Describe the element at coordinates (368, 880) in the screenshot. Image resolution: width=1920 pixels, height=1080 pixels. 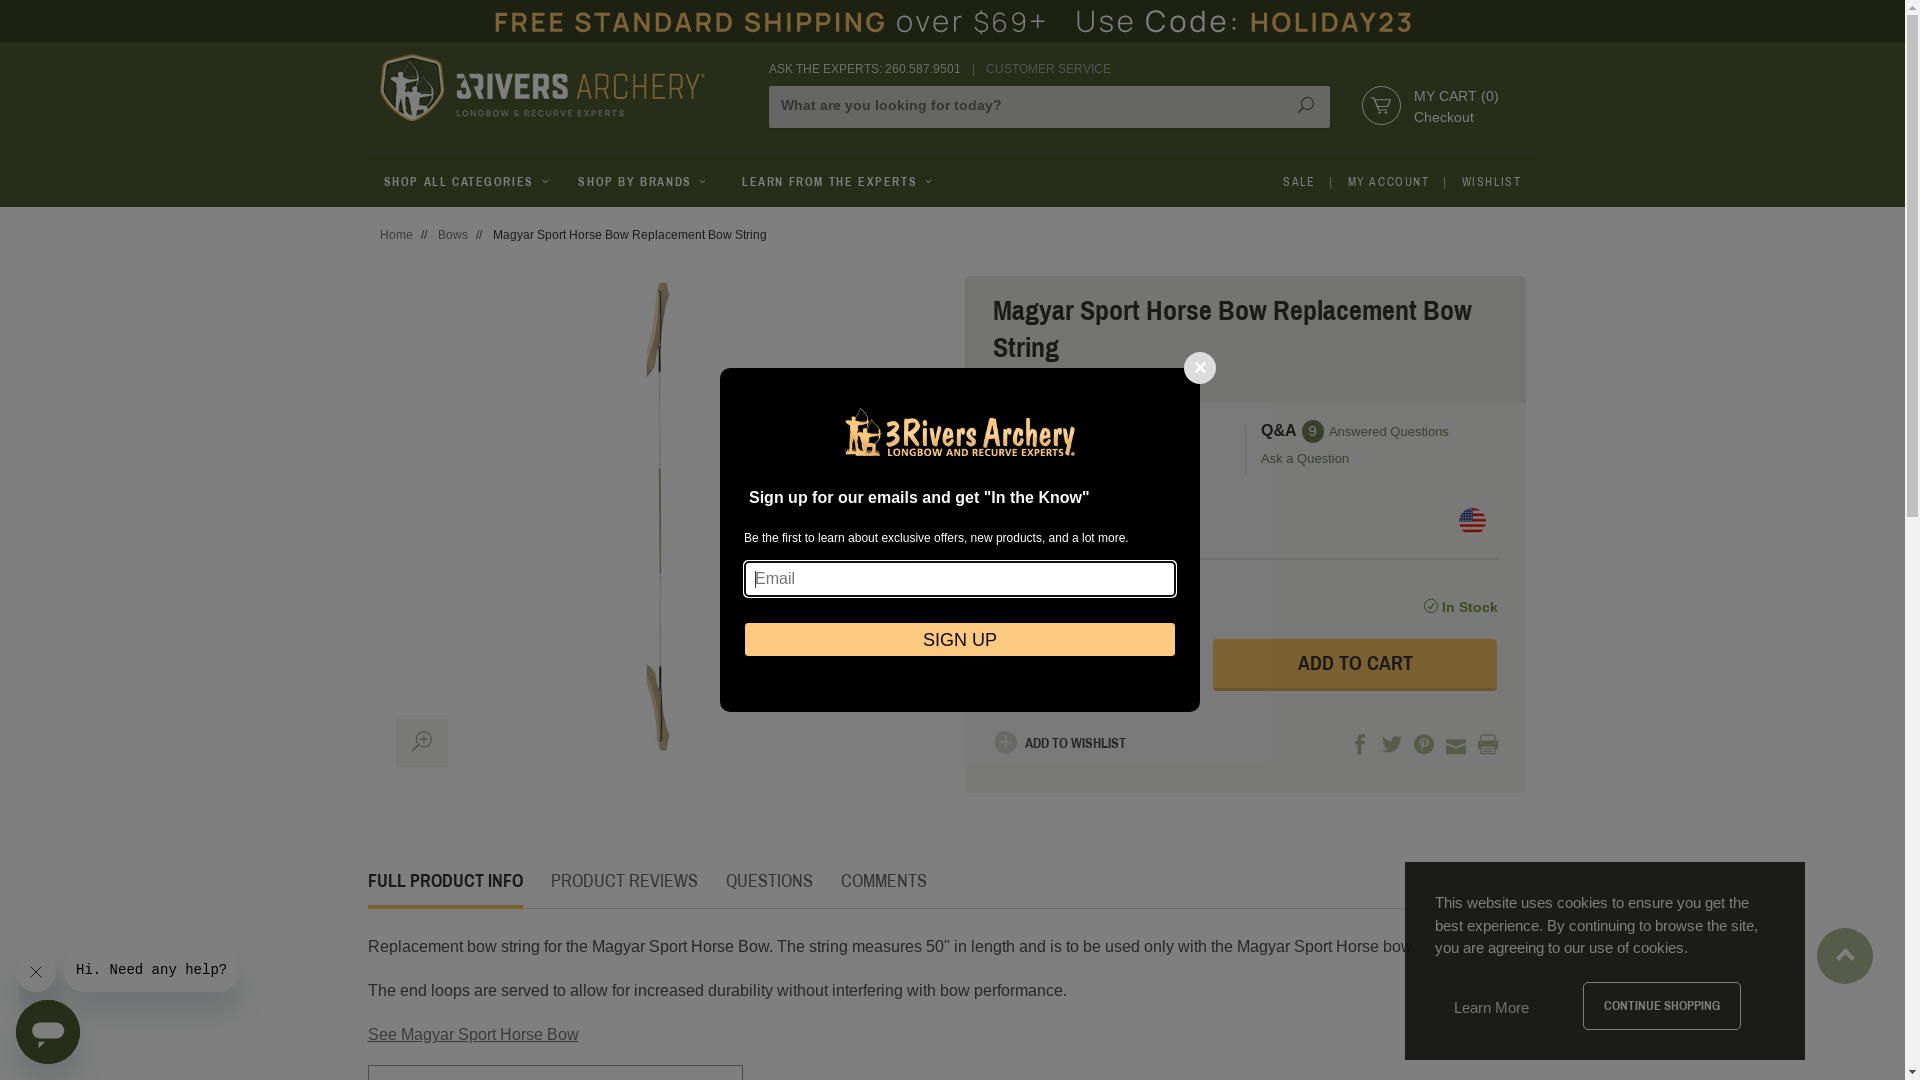
I see `'FULL PRODUCT INFO'` at that location.